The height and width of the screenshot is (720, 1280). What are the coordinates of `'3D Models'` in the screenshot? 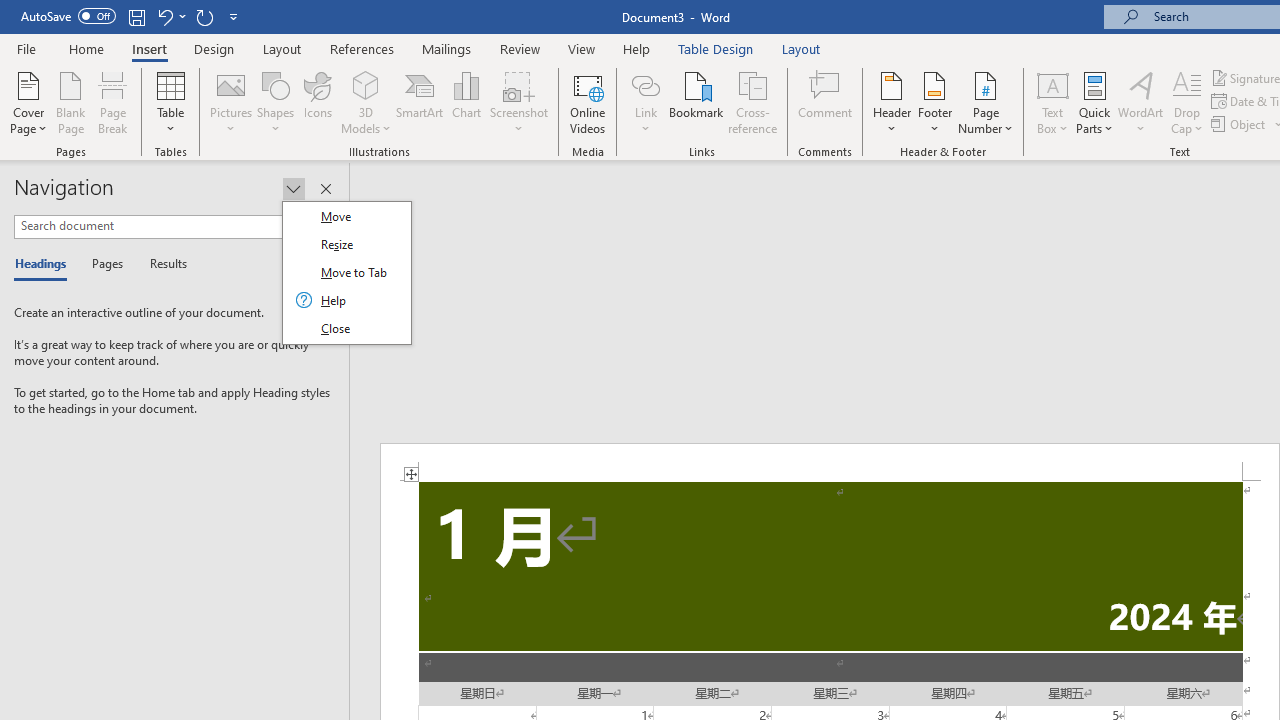 It's located at (366, 103).